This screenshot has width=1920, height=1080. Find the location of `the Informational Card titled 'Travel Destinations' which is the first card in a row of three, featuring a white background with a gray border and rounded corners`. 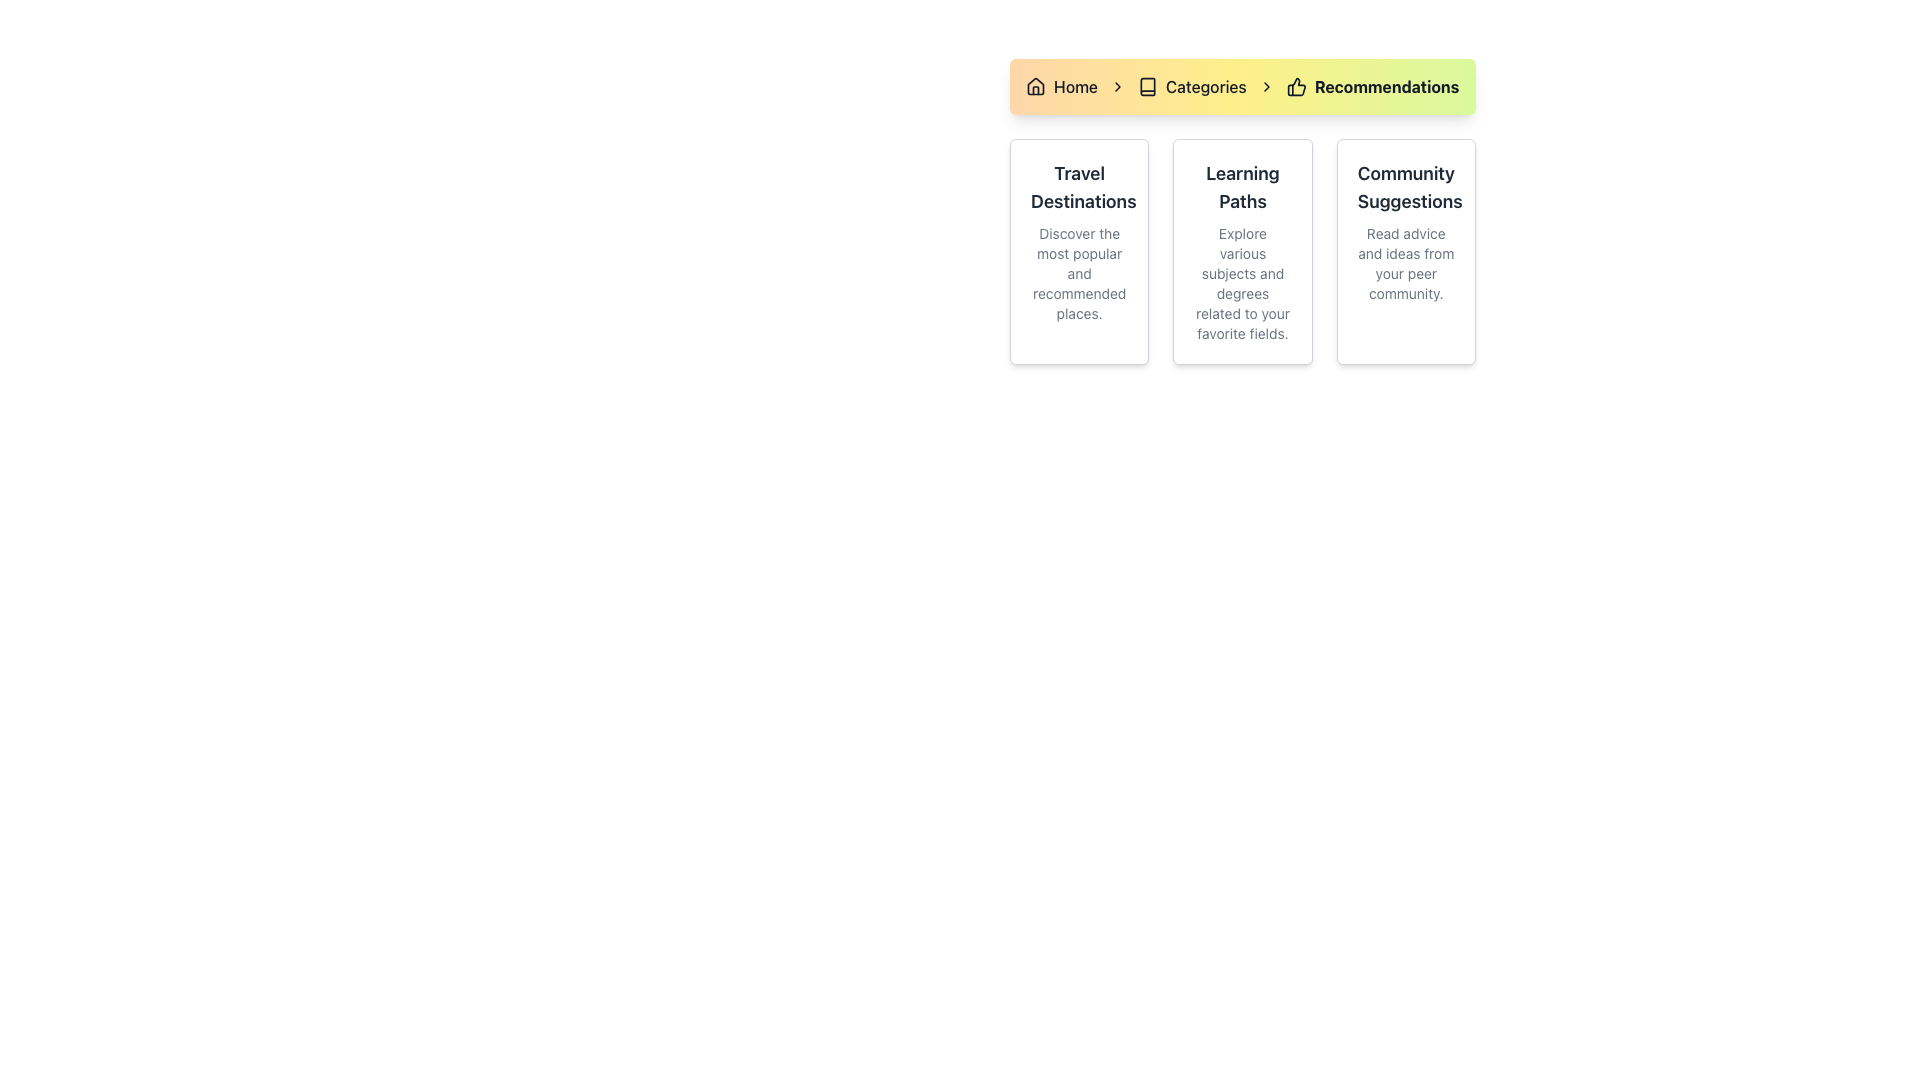

the Informational Card titled 'Travel Destinations' which is the first card in a row of three, featuring a white background with a gray border and rounded corners is located at coordinates (1078, 250).